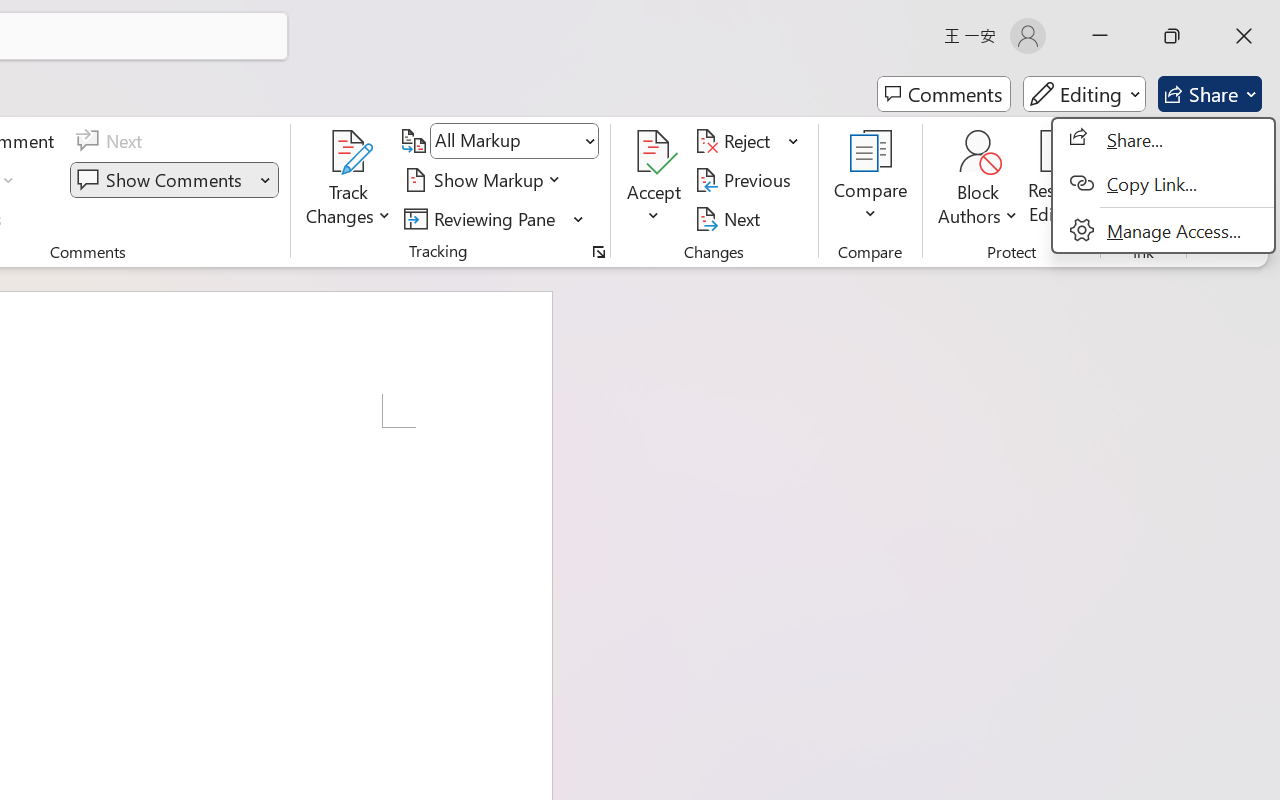 This screenshot has height=800, width=1280. Describe the element at coordinates (654, 151) in the screenshot. I see `'Accept and Move to Next'` at that location.